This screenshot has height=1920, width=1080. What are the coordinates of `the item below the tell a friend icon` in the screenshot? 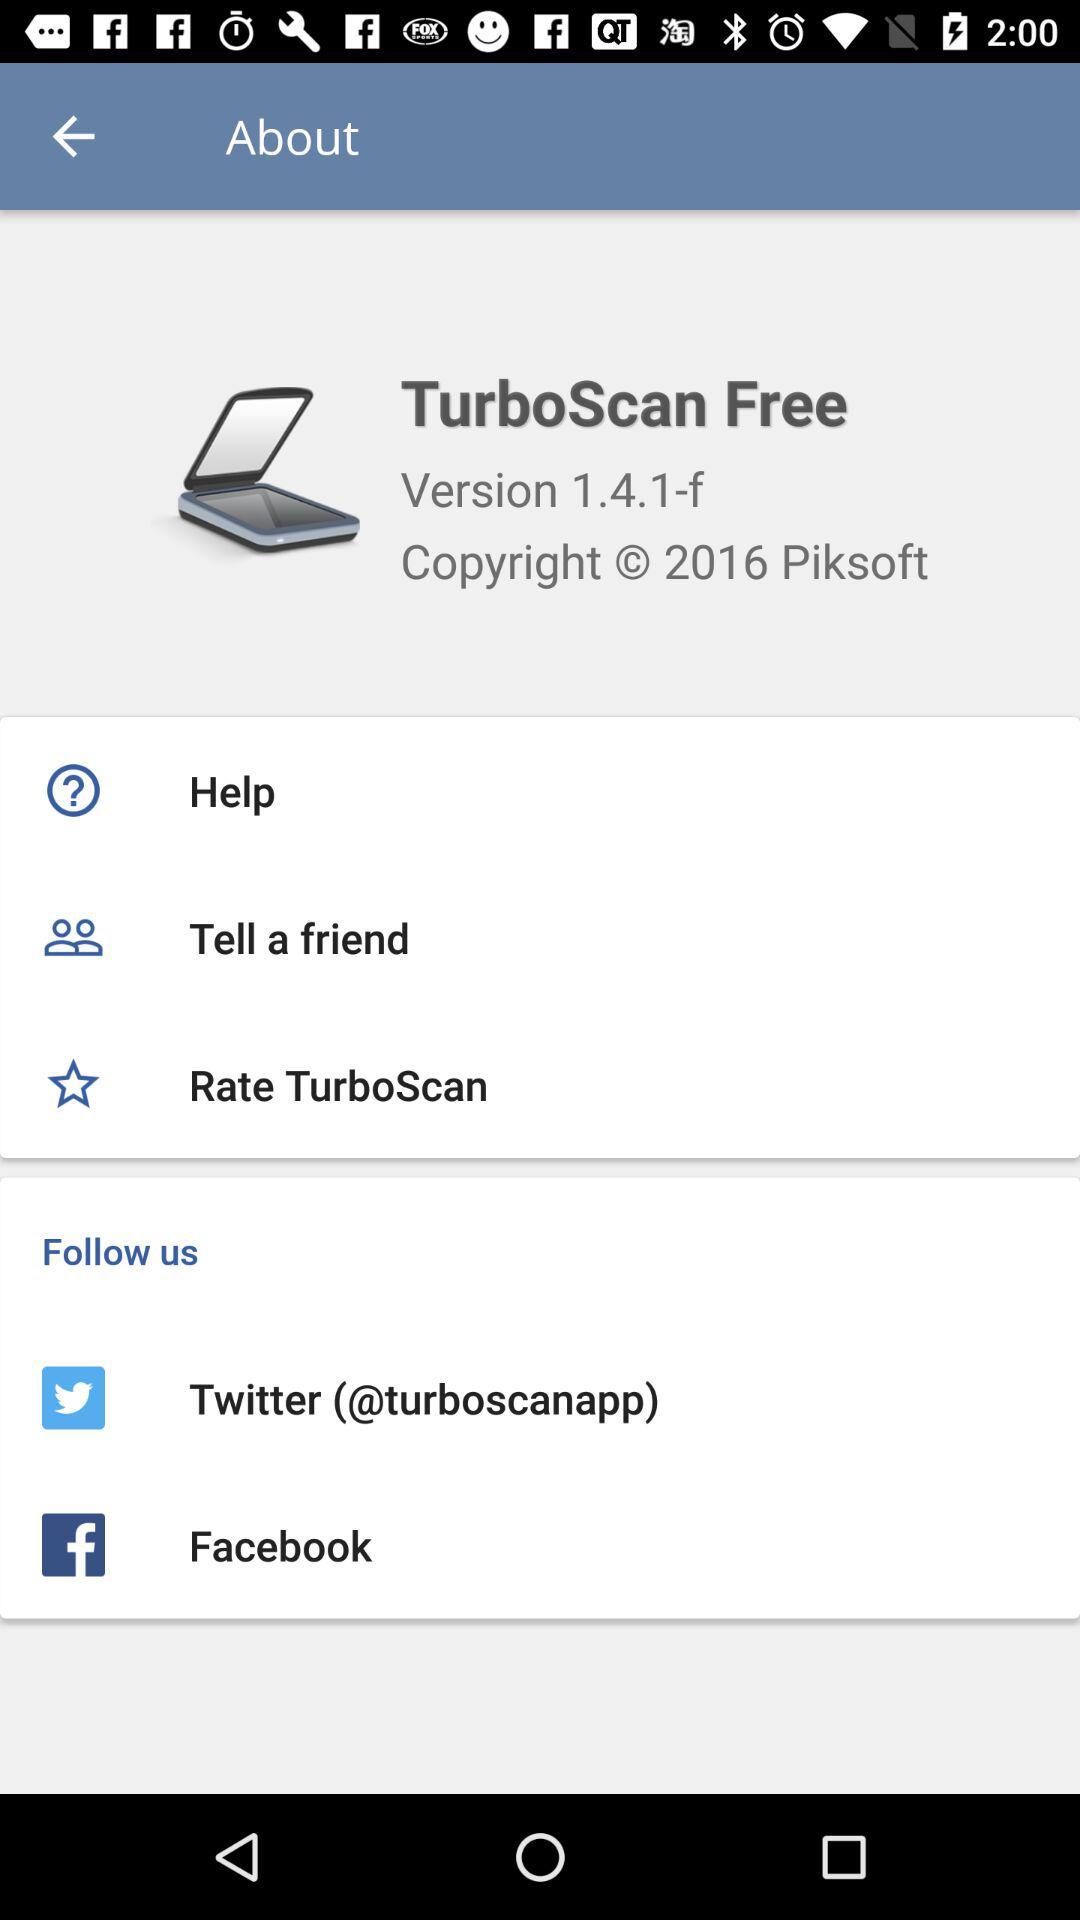 It's located at (540, 1083).